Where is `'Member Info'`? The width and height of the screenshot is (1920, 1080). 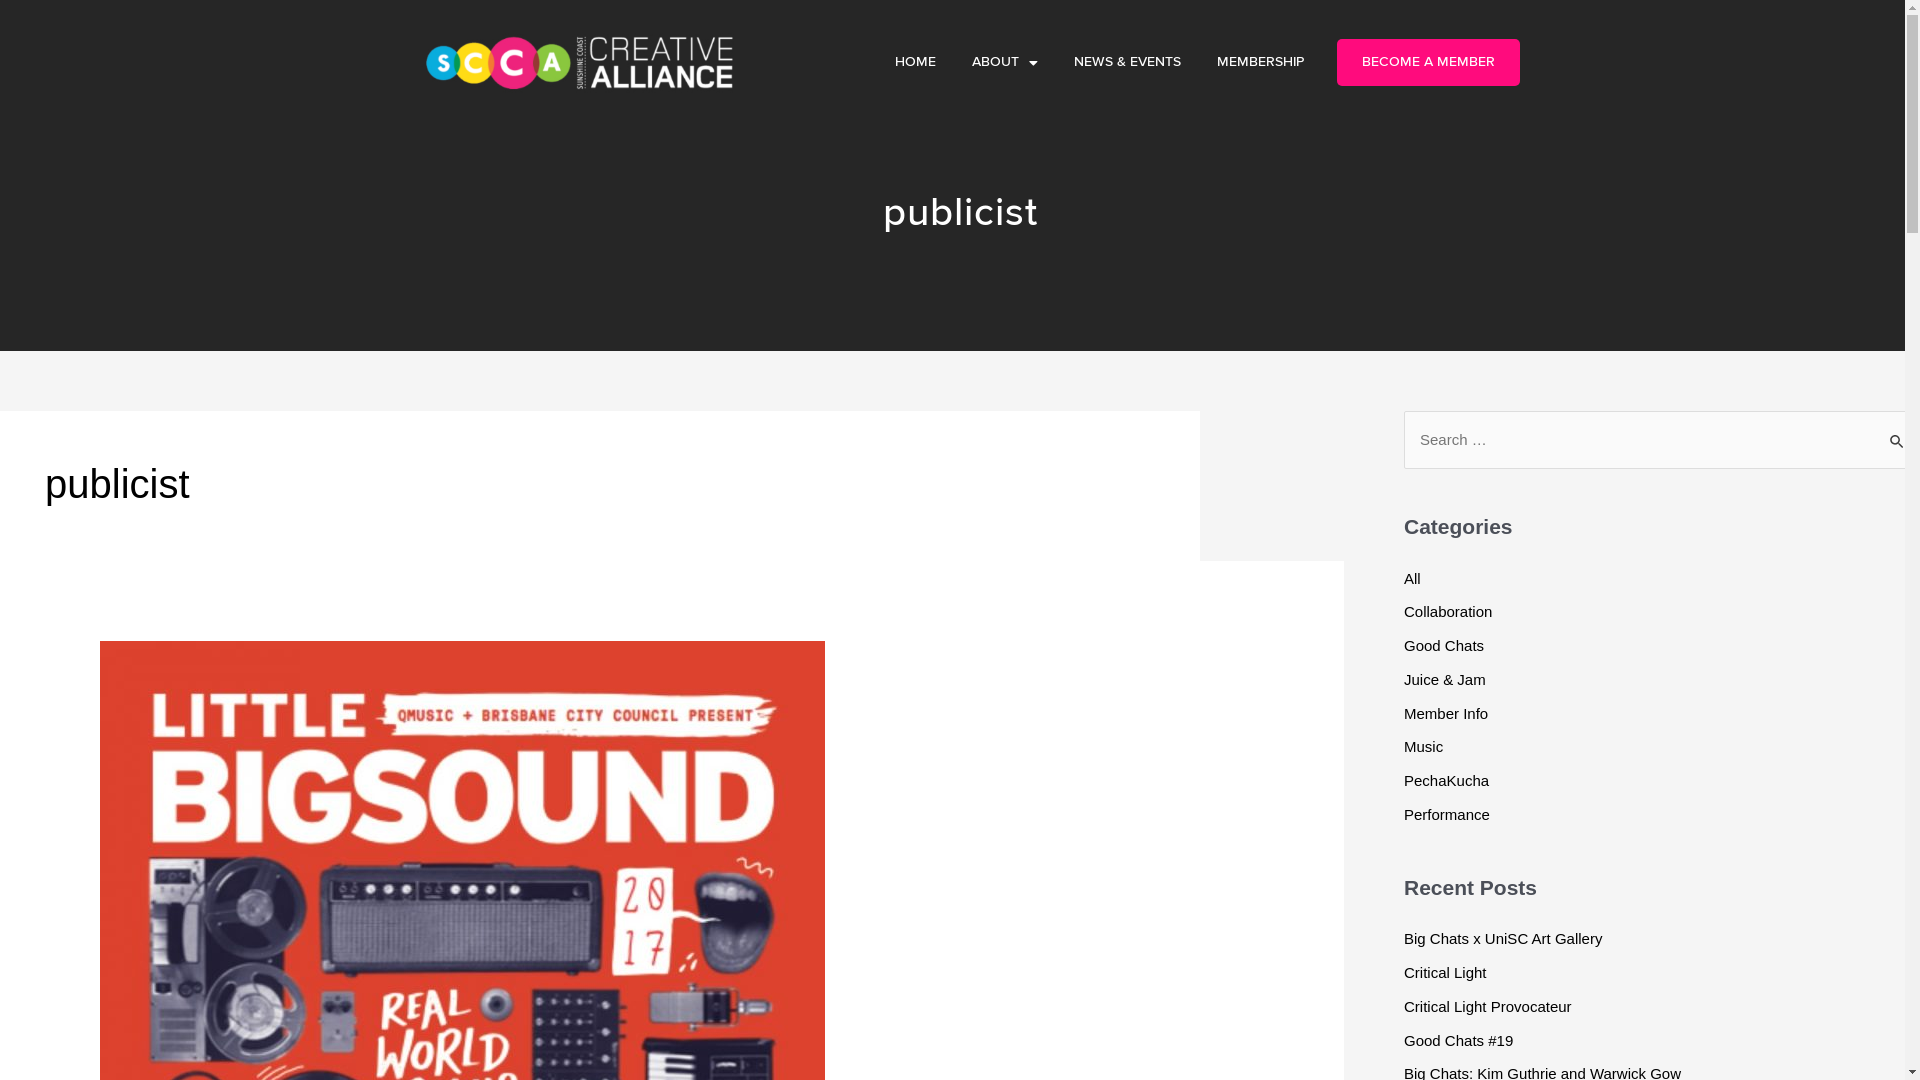 'Member Info' is located at coordinates (1445, 711).